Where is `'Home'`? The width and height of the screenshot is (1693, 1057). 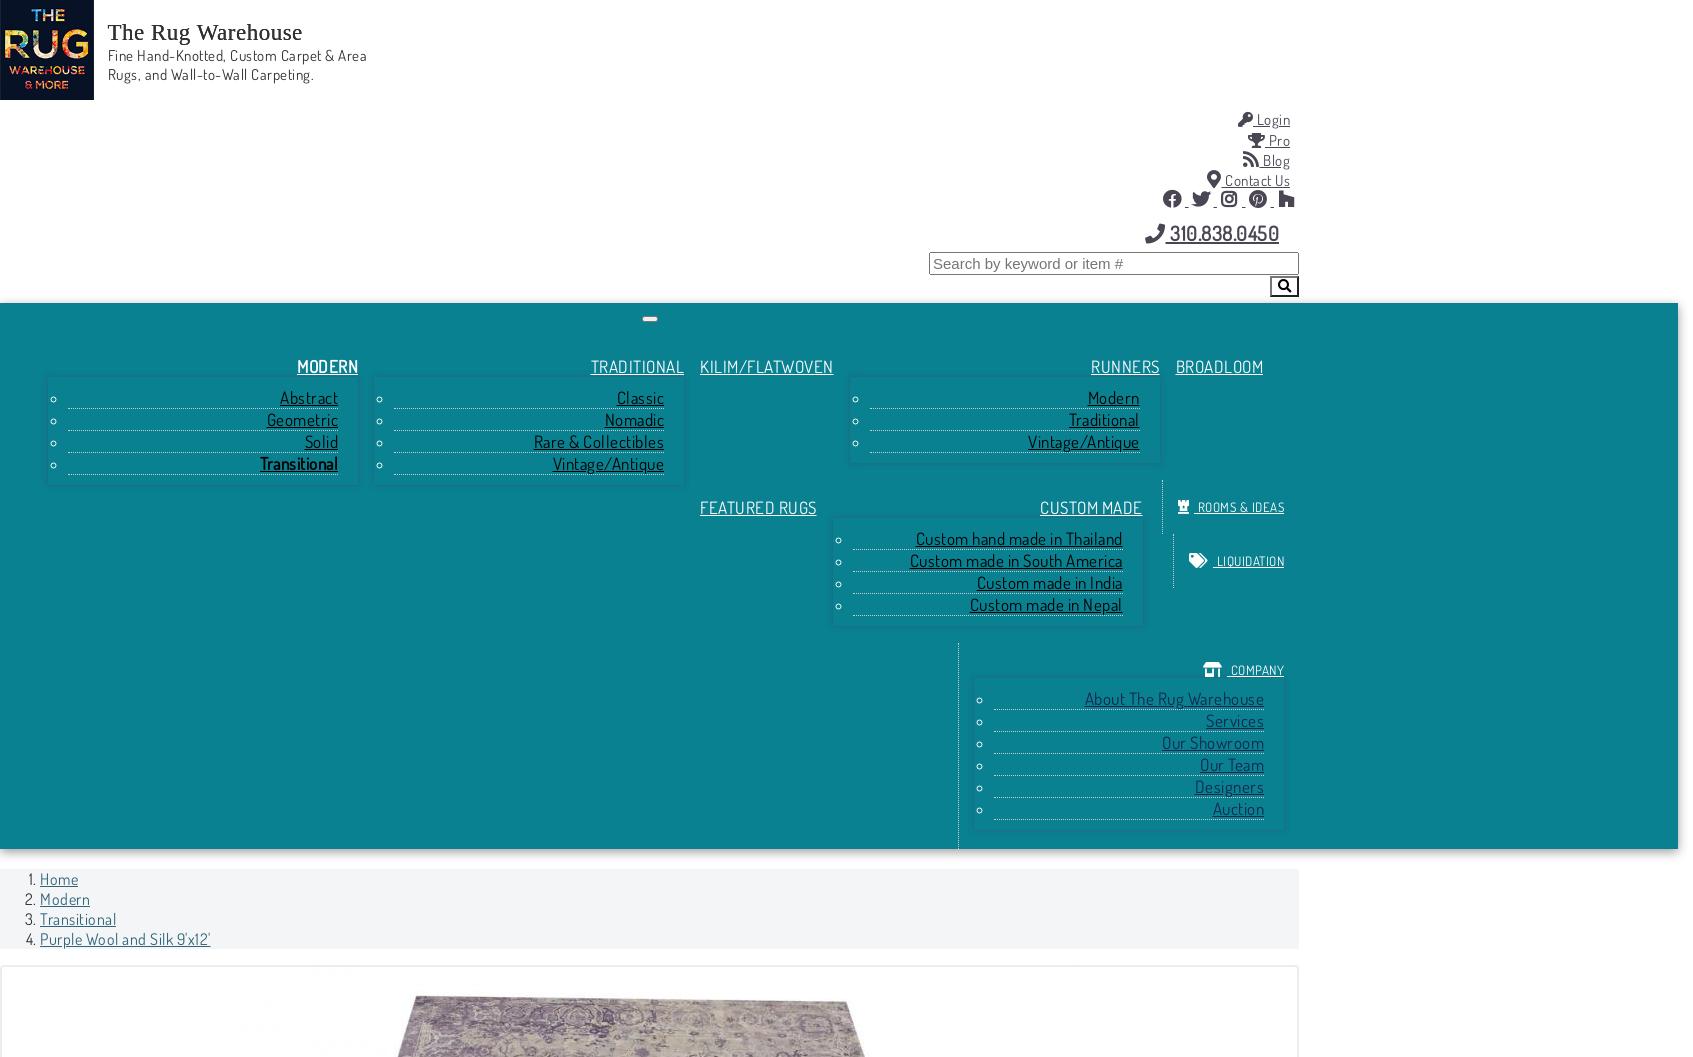 'Home' is located at coordinates (57, 878).